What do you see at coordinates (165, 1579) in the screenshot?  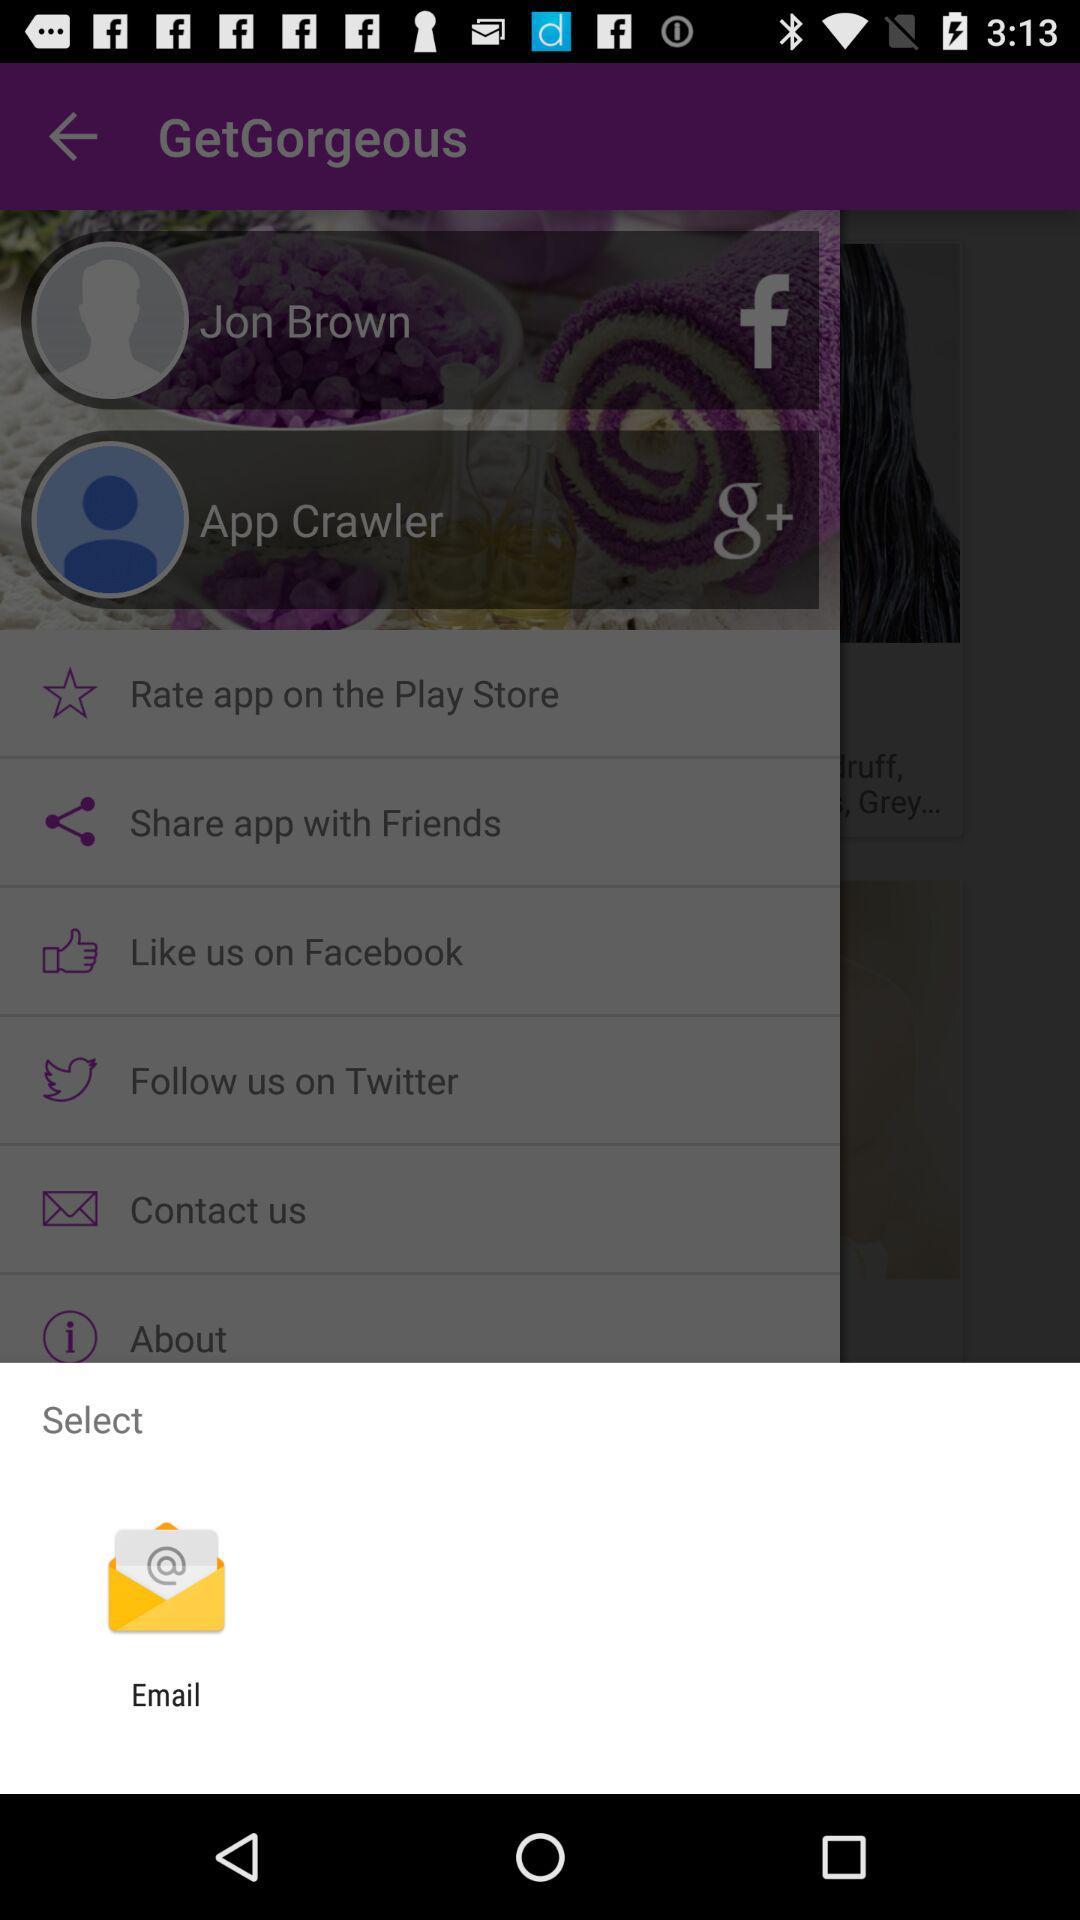 I see `item below the select icon` at bounding box center [165, 1579].